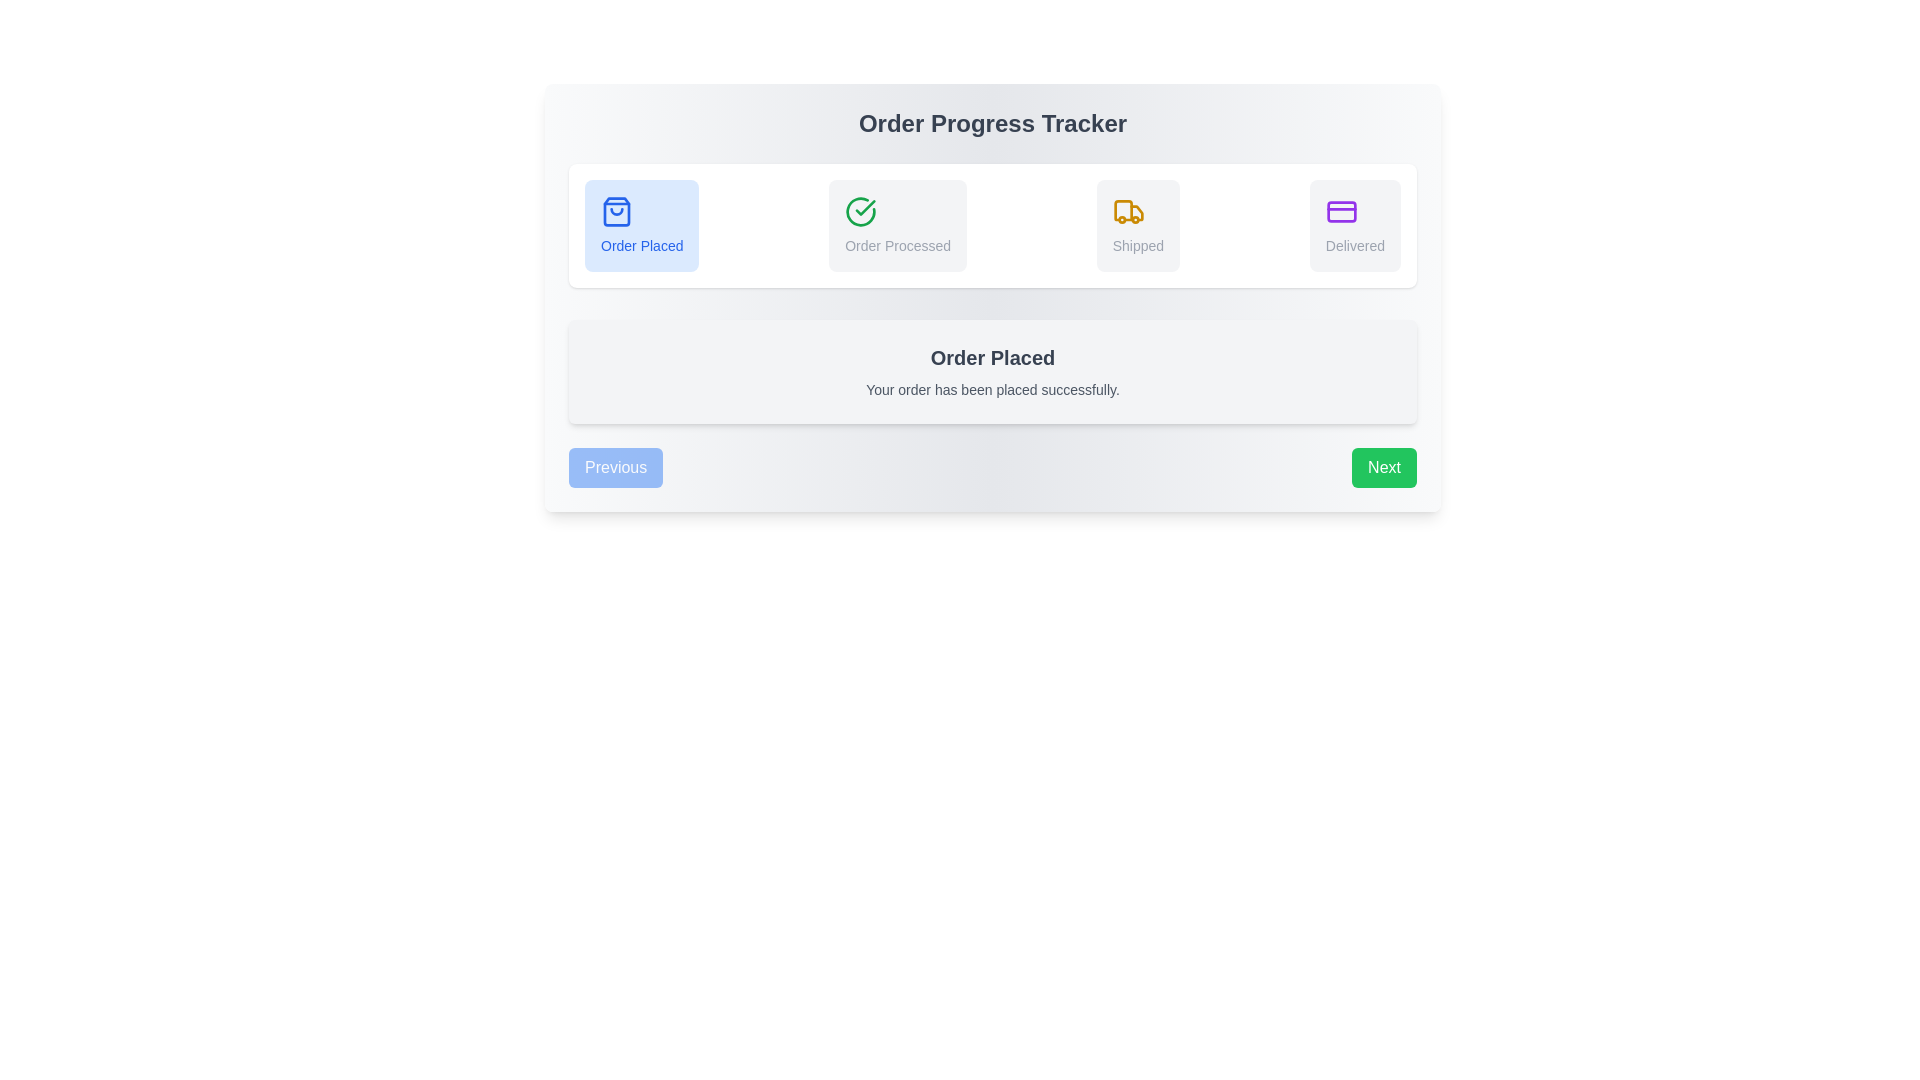  I want to click on the state of the purple credit card icon located at the rightmost position in the 'Order Progress Tracker' interface, which signifies the final stage above the 'Delivered' label, so click(1341, 212).